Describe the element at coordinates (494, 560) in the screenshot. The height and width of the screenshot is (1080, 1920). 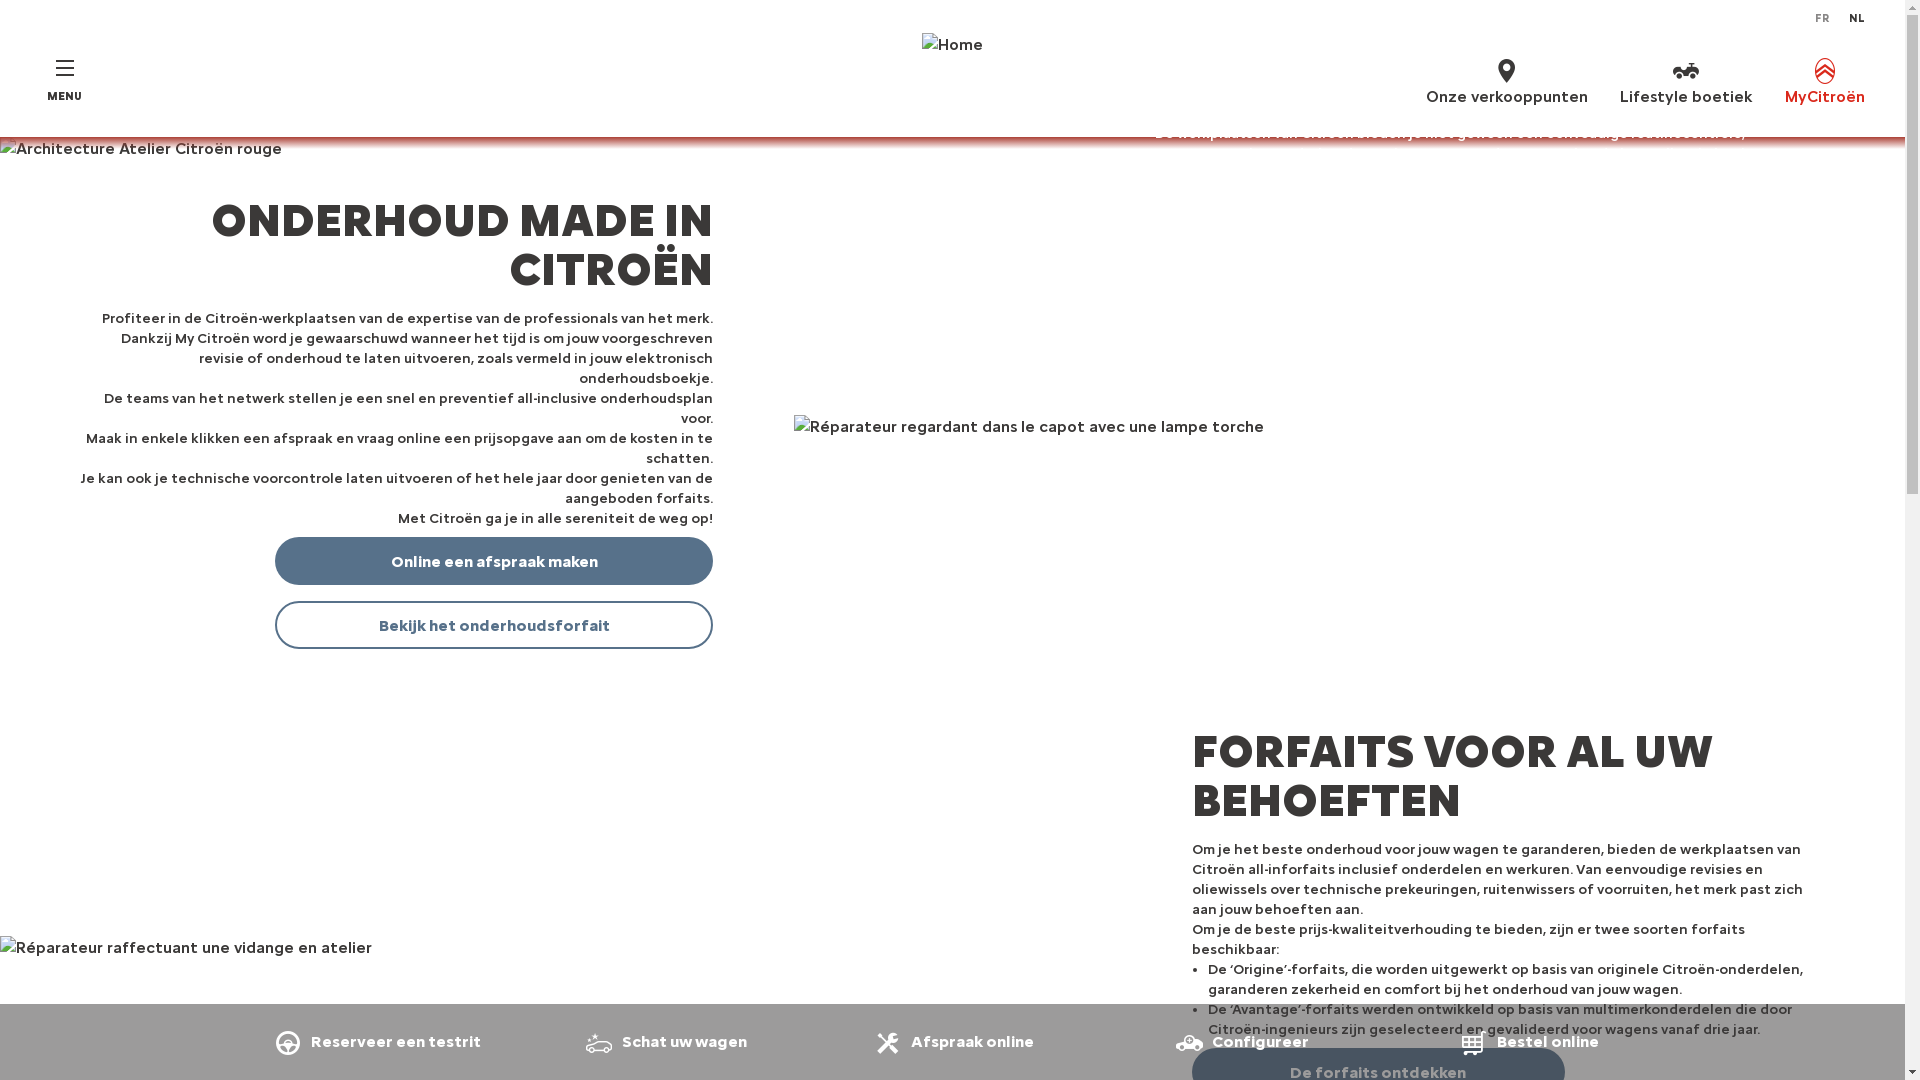
I see `'Online een afspraak maken'` at that location.